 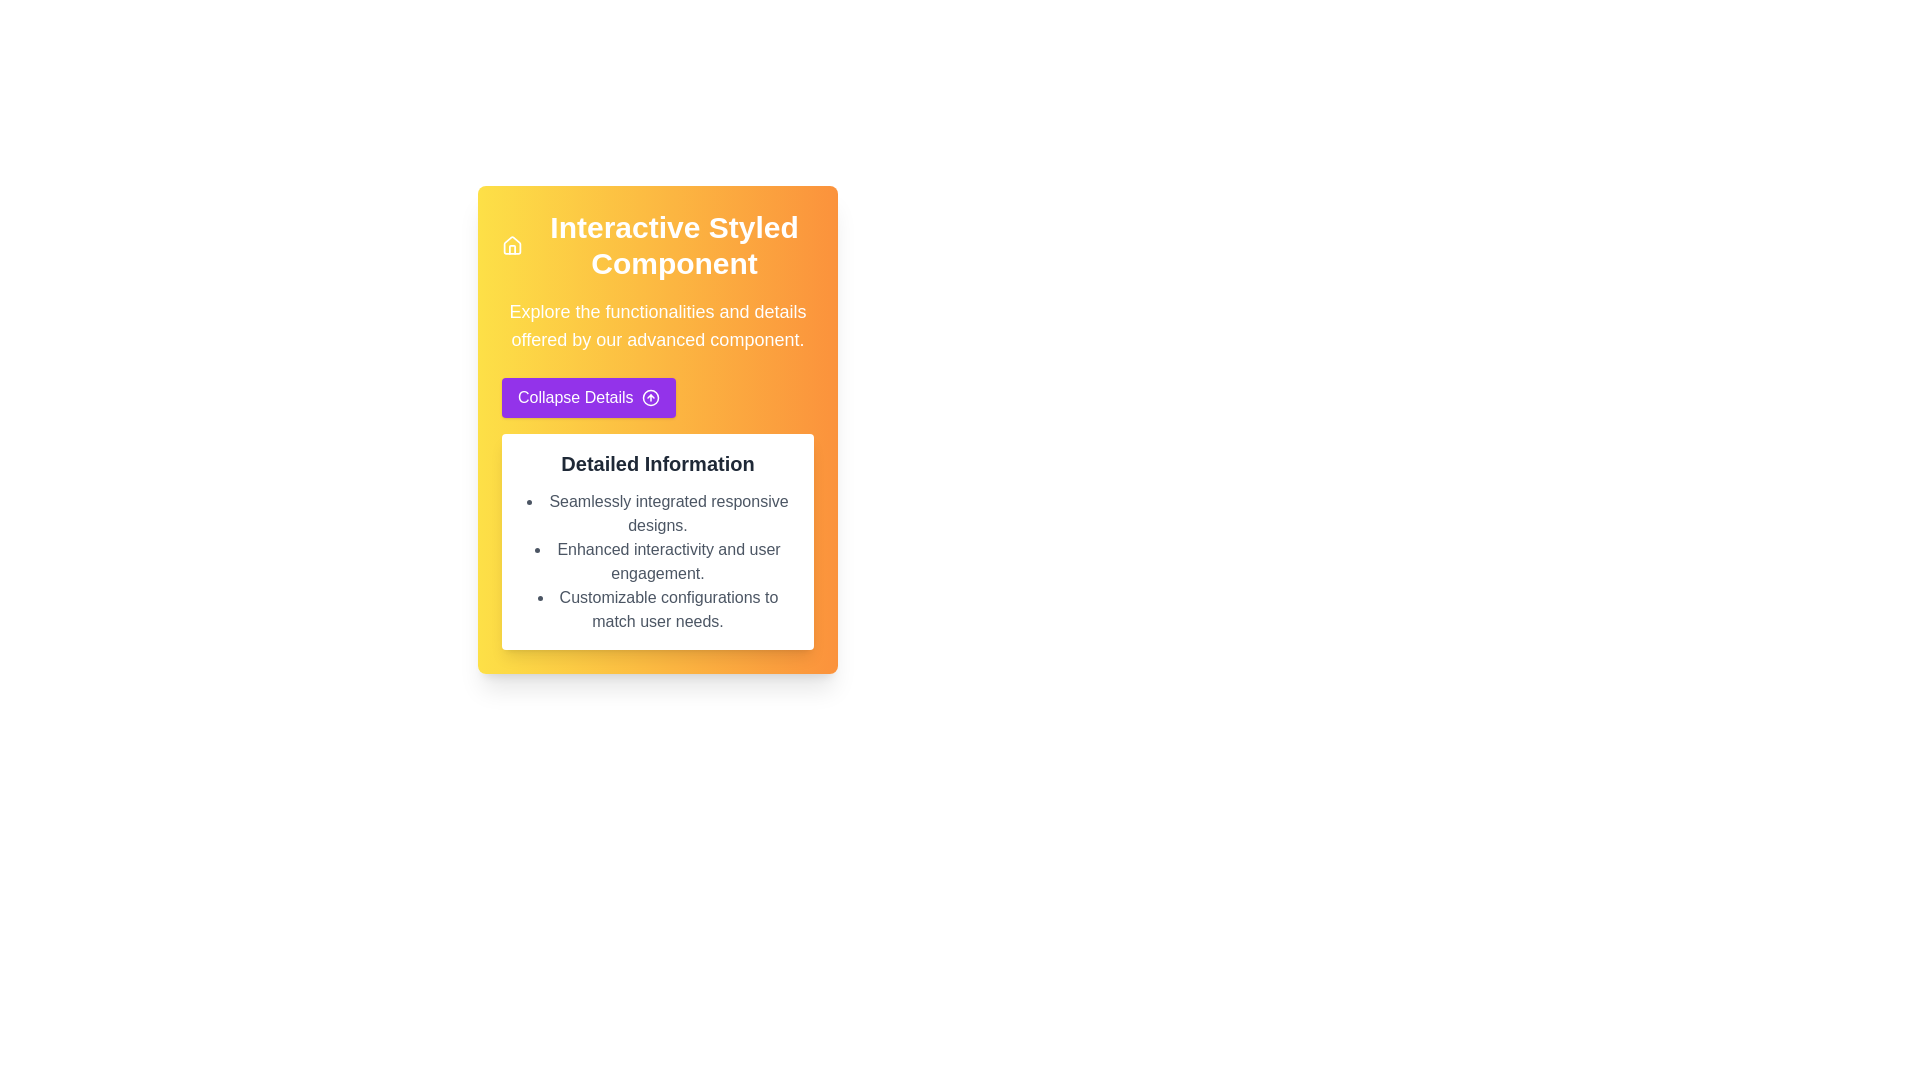 I want to click on the icon representing a downward arrow enclosed within a circle, which is located to the right of the 'Collapse Details' button, as a visual indicator, so click(x=650, y=397).